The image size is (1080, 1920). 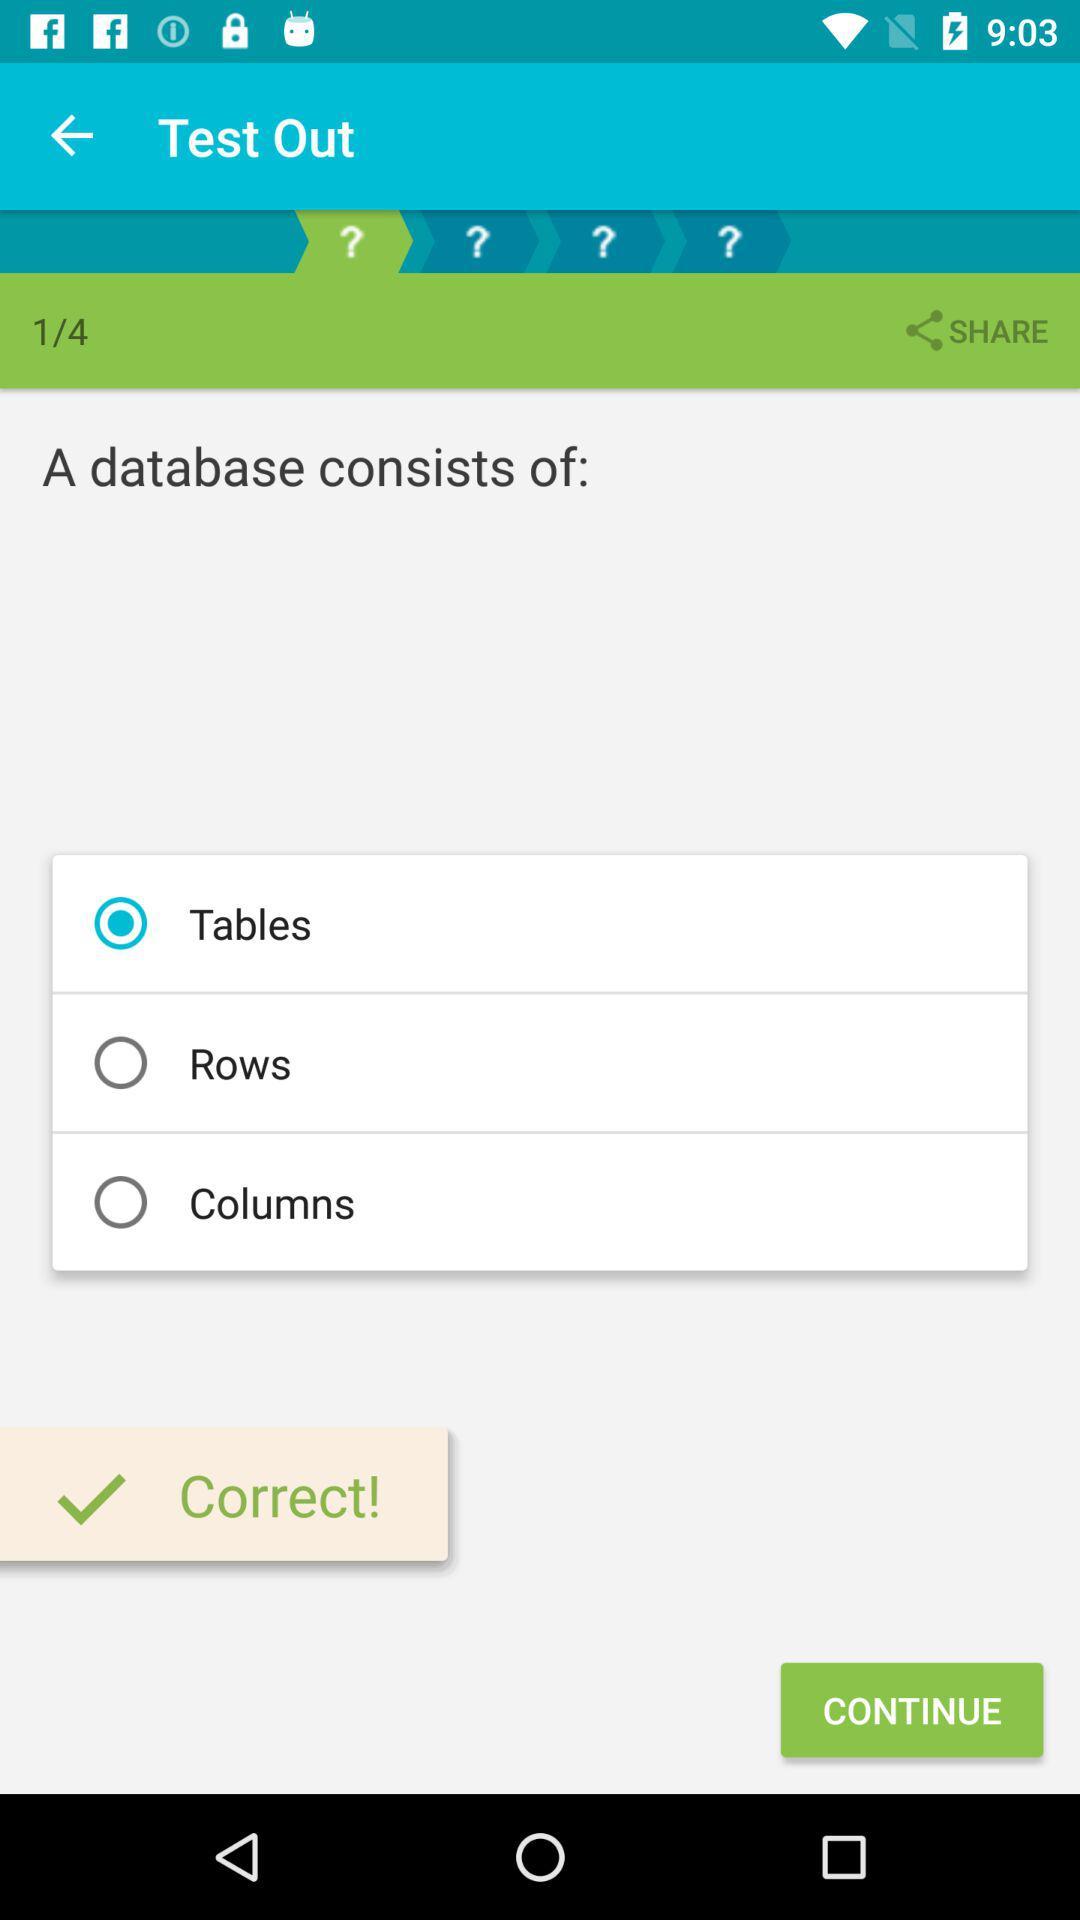 What do you see at coordinates (729, 240) in the screenshot?
I see `the help icon` at bounding box center [729, 240].